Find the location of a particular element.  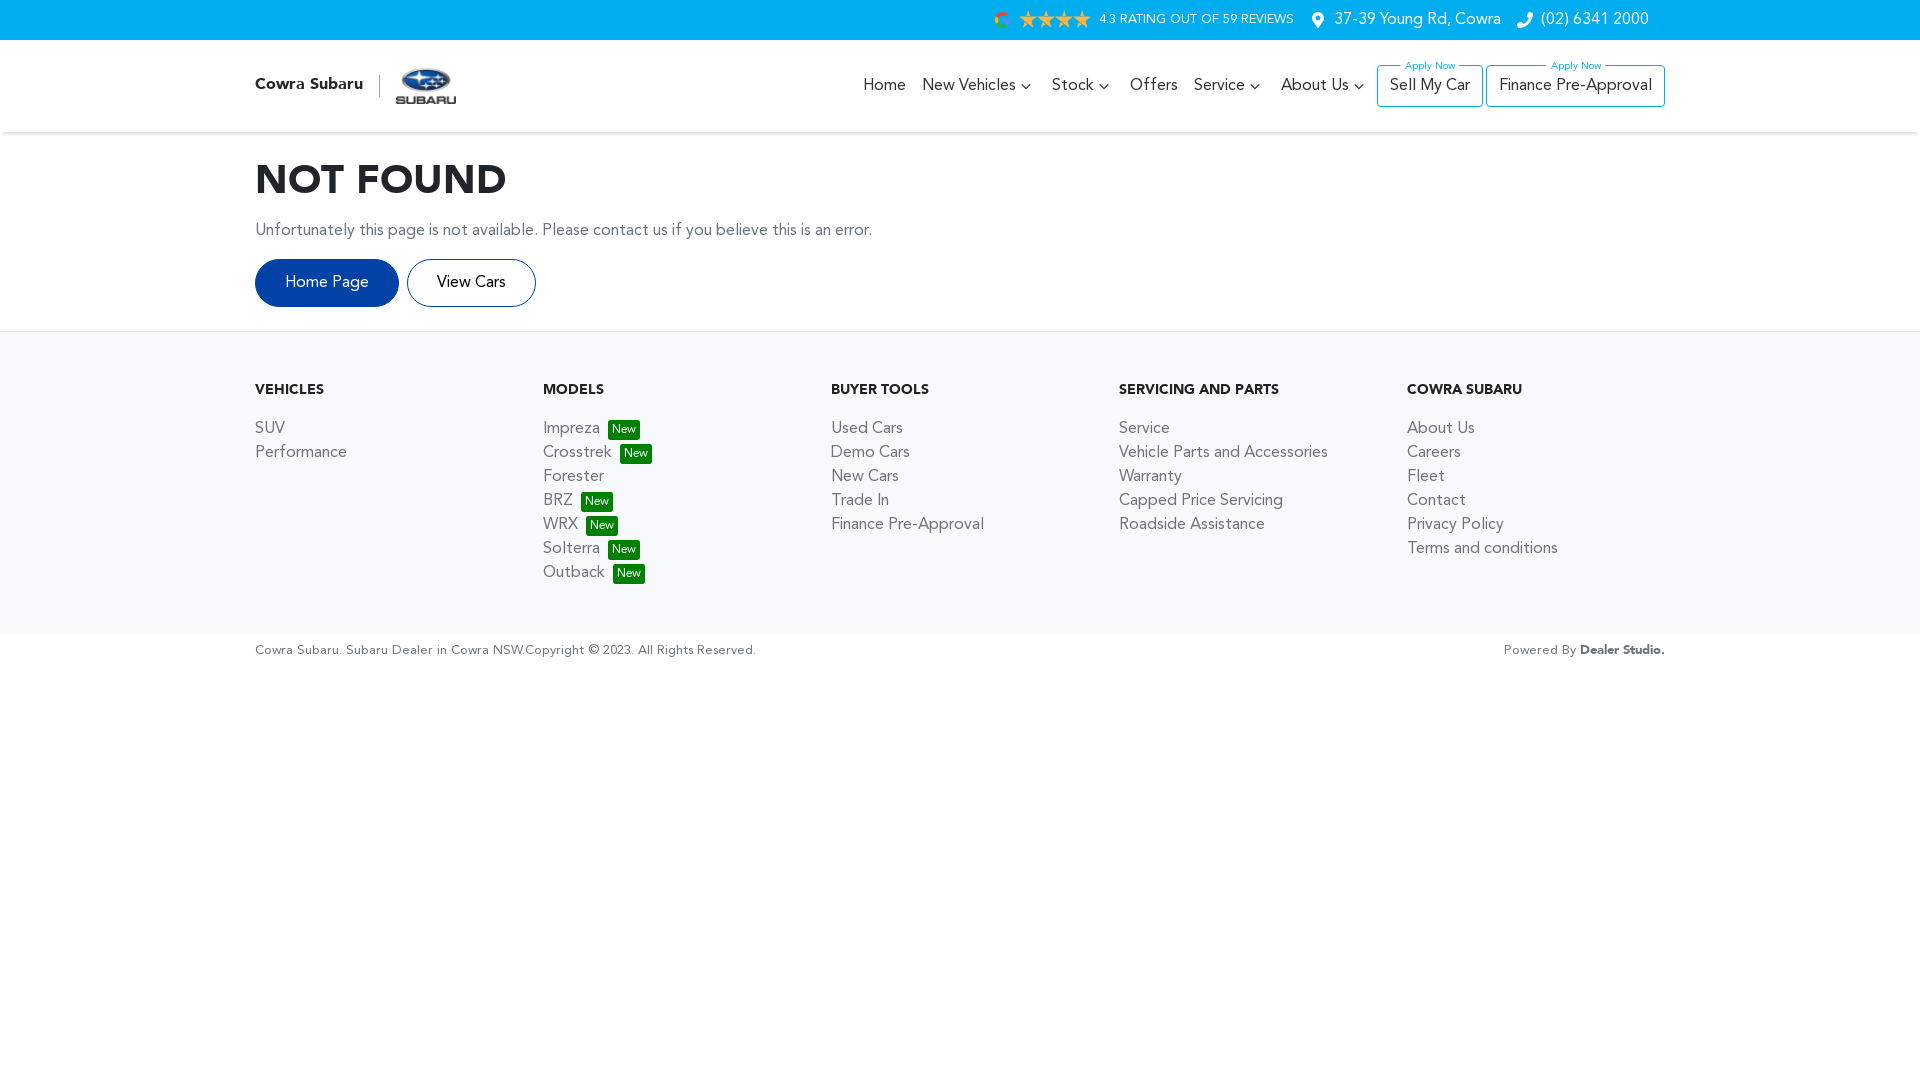

'Performance' is located at coordinates (300, 452).